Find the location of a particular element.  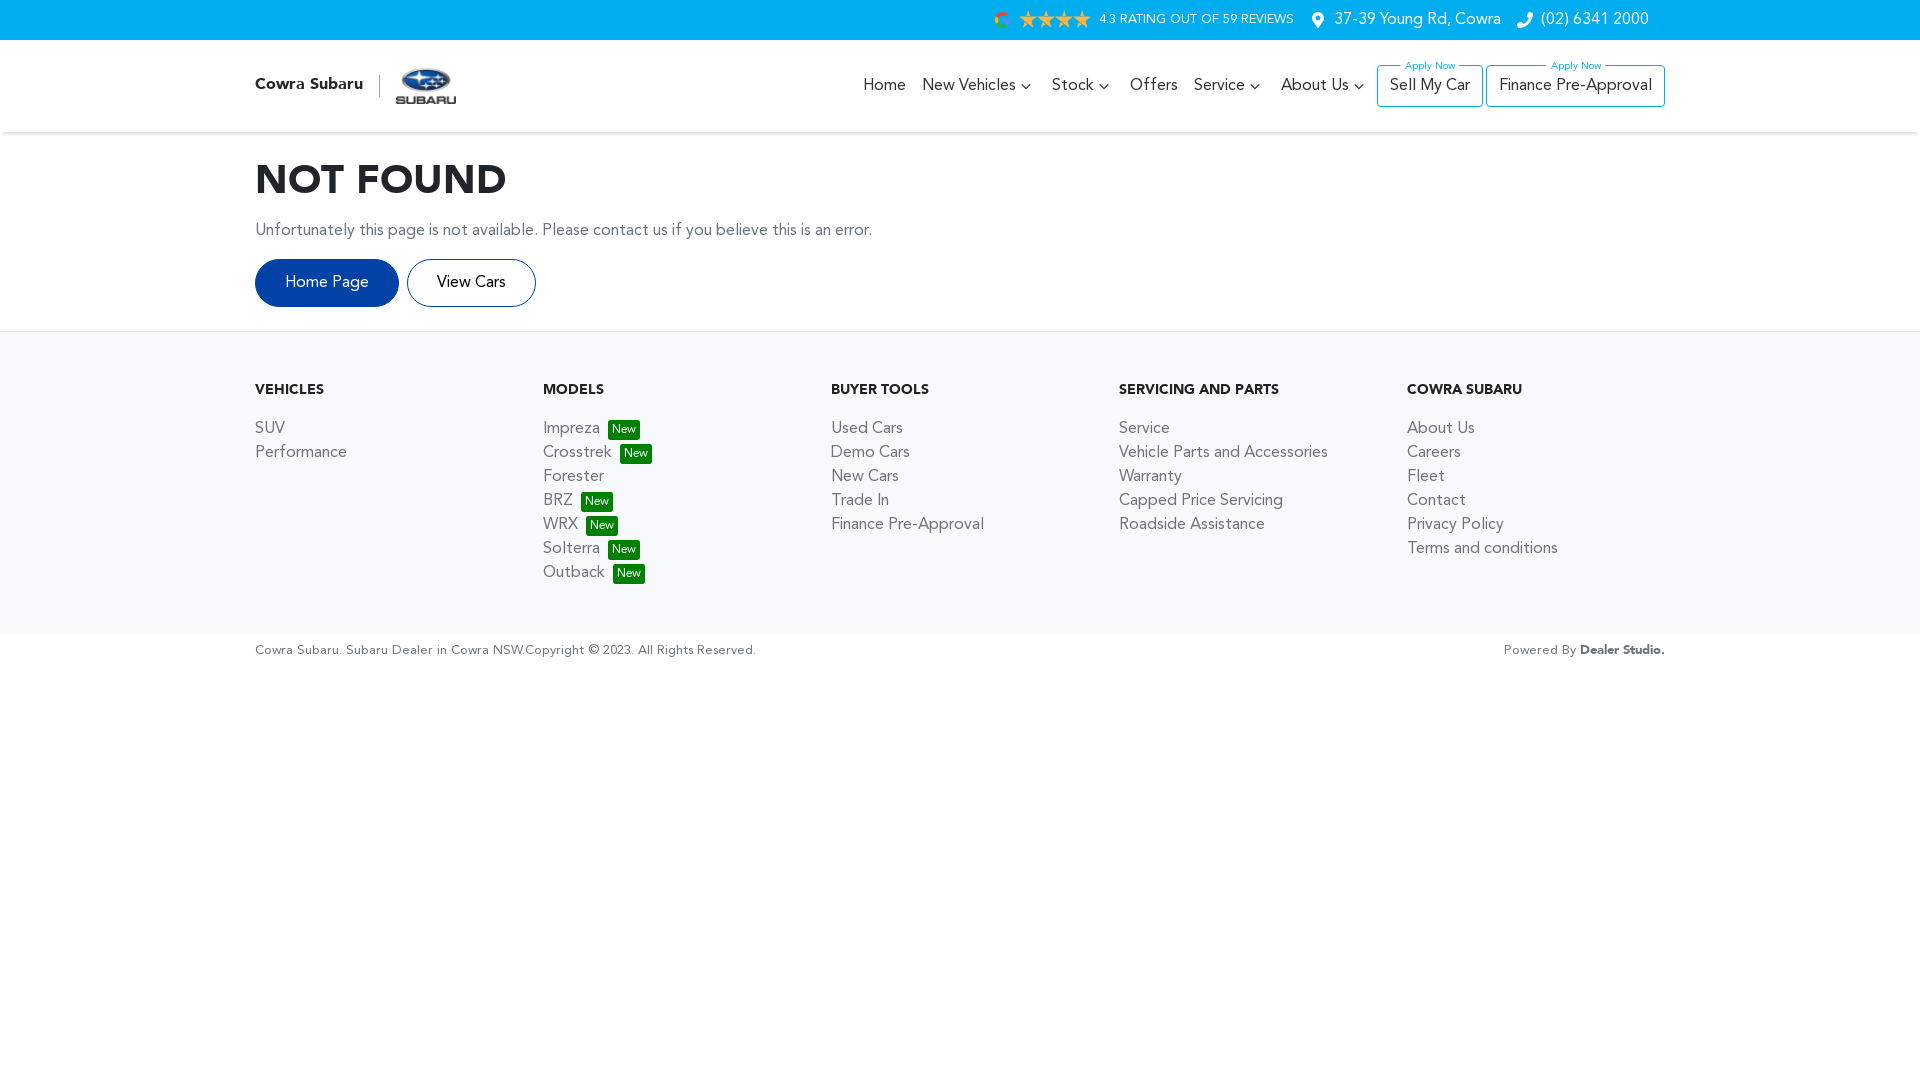

'Performance' is located at coordinates (300, 452).